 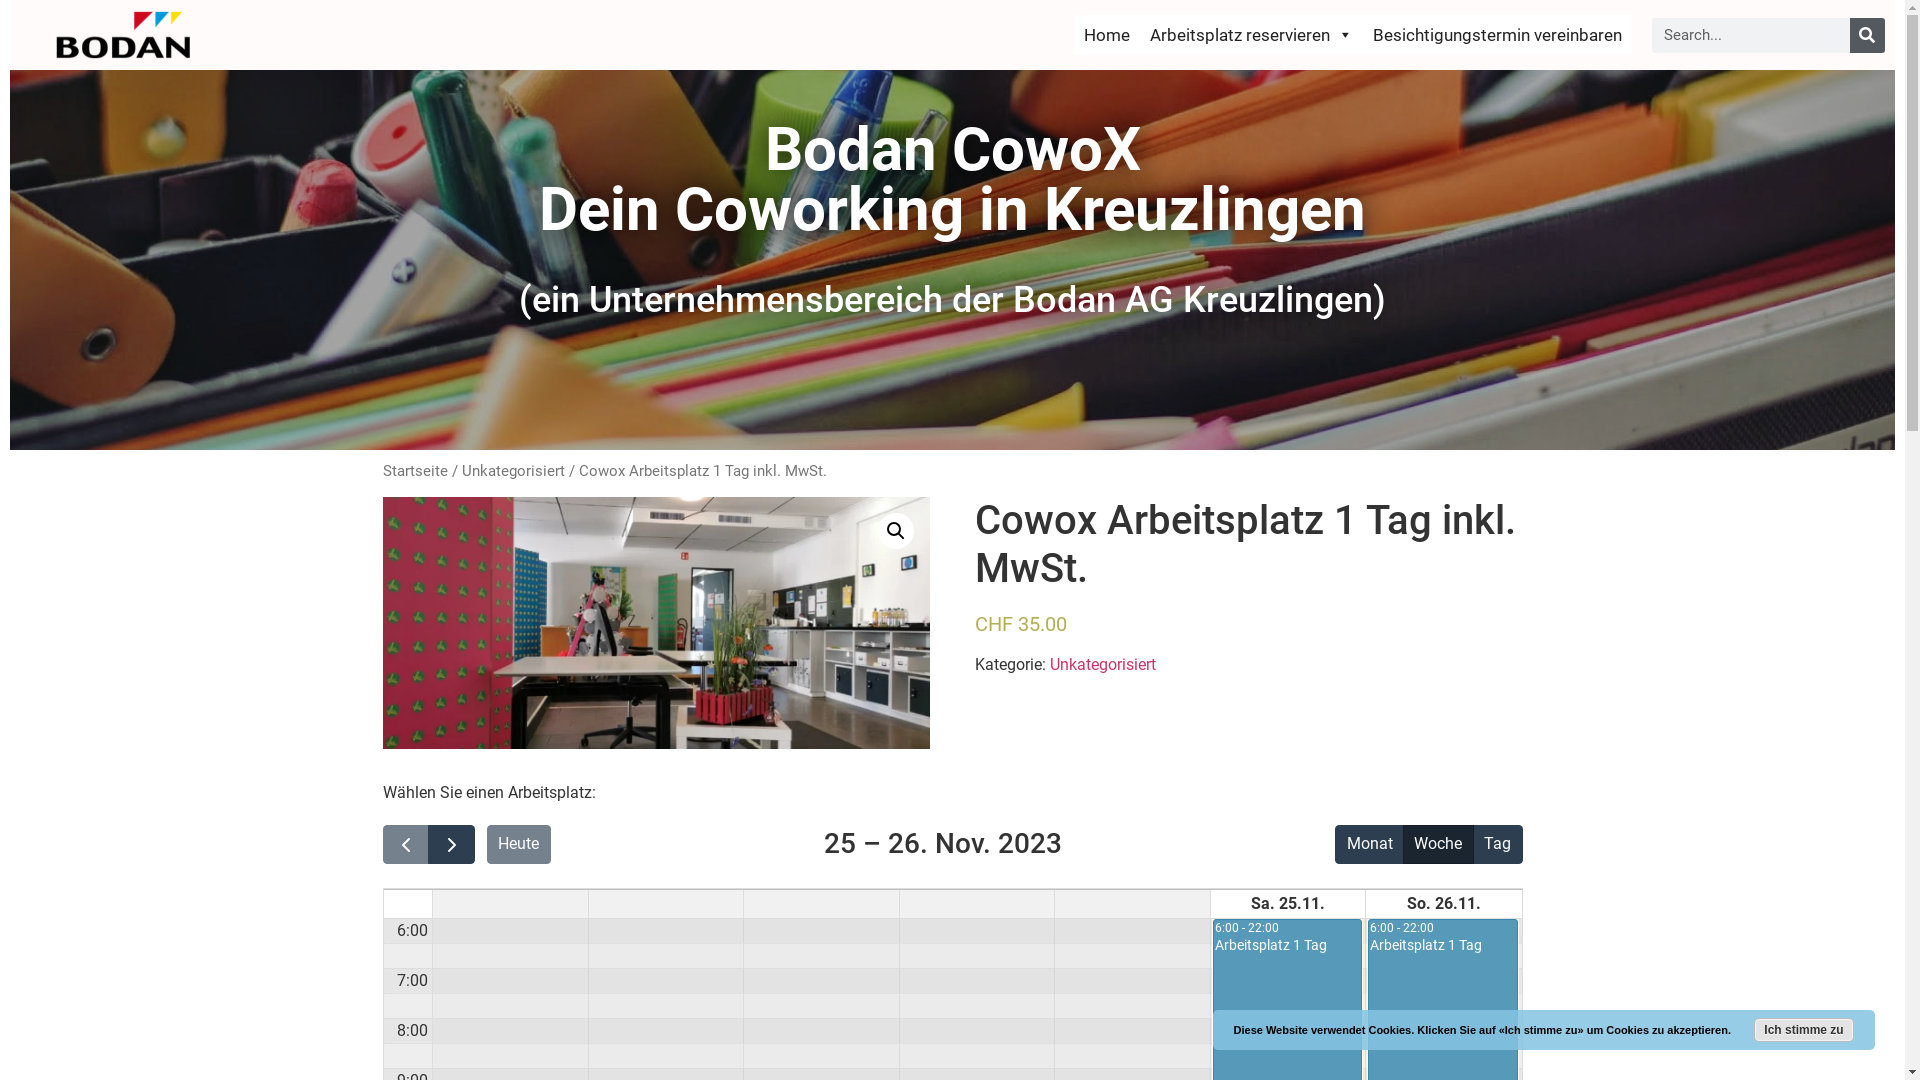 I want to click on 'Monat', so click(x=1368, y=844).